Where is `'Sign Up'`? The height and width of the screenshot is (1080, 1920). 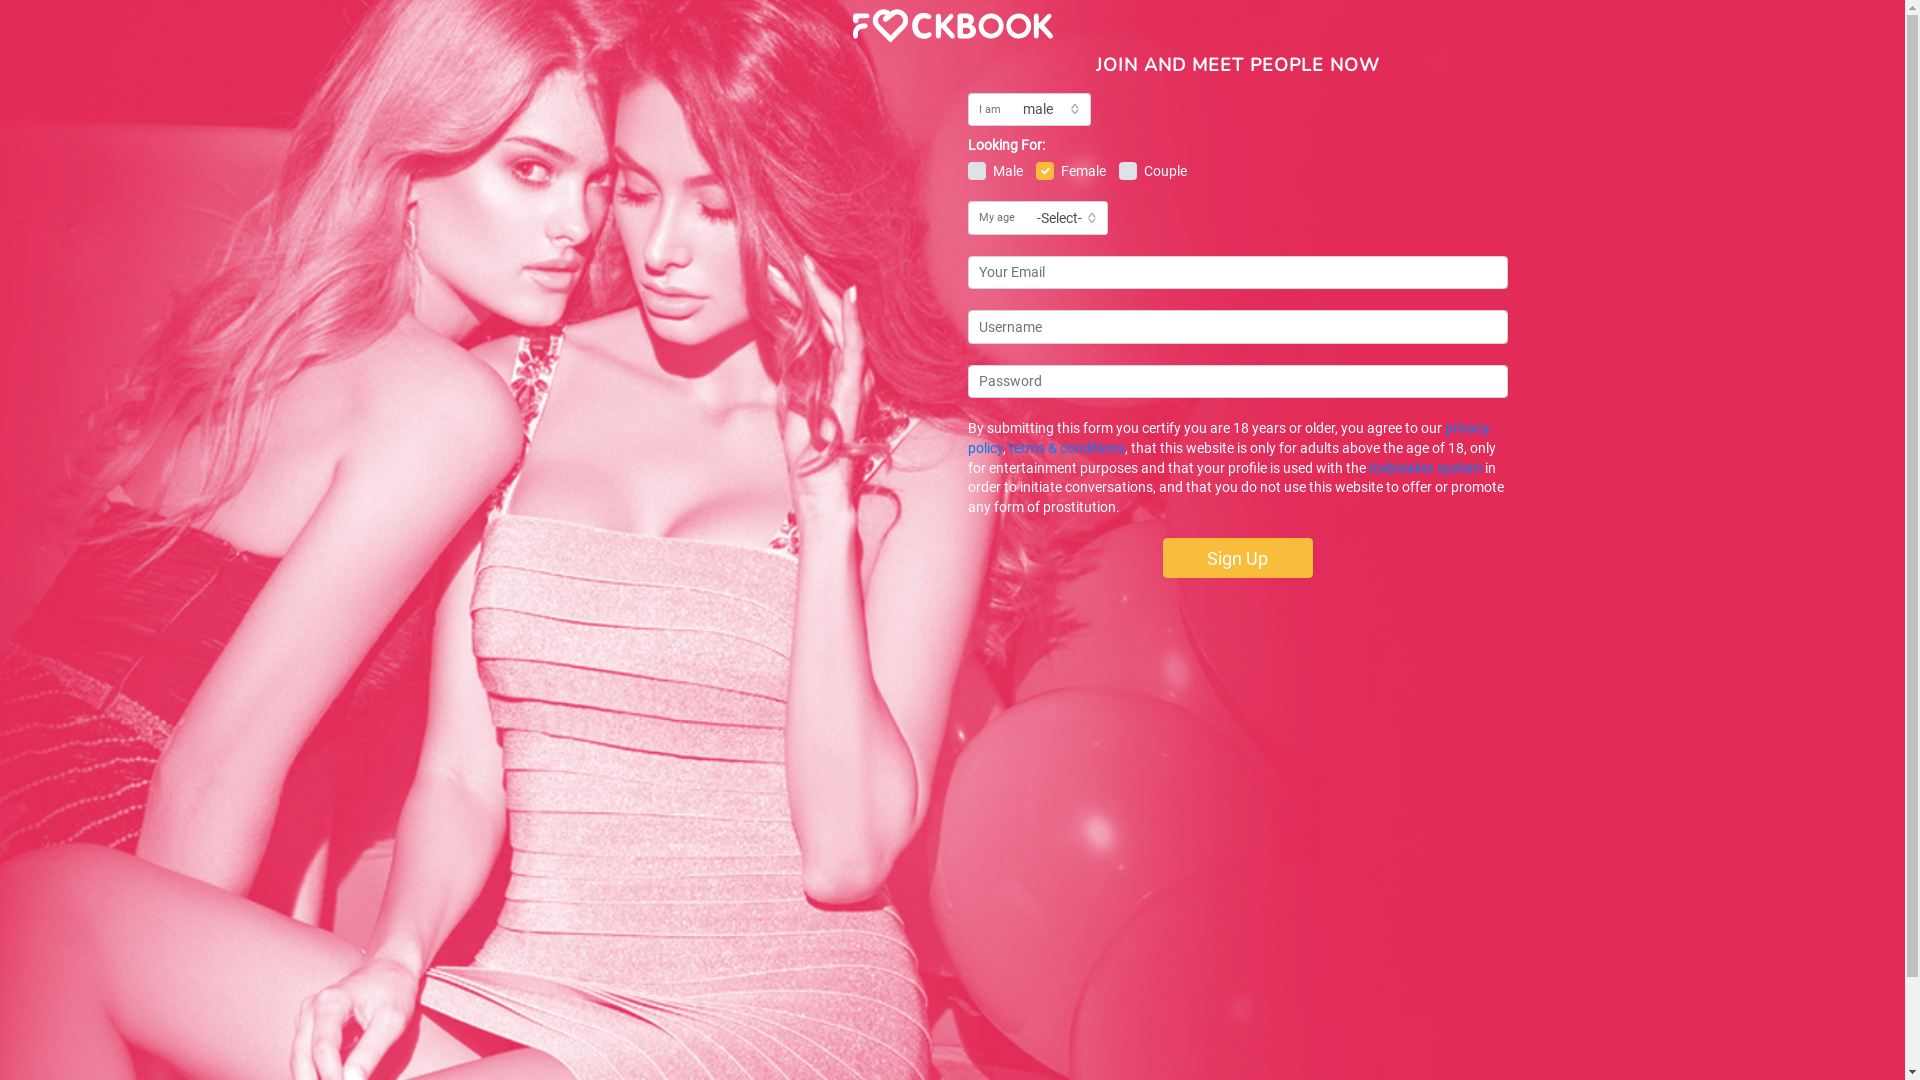 'Sign Up' is located at coordinates (1236, 558).